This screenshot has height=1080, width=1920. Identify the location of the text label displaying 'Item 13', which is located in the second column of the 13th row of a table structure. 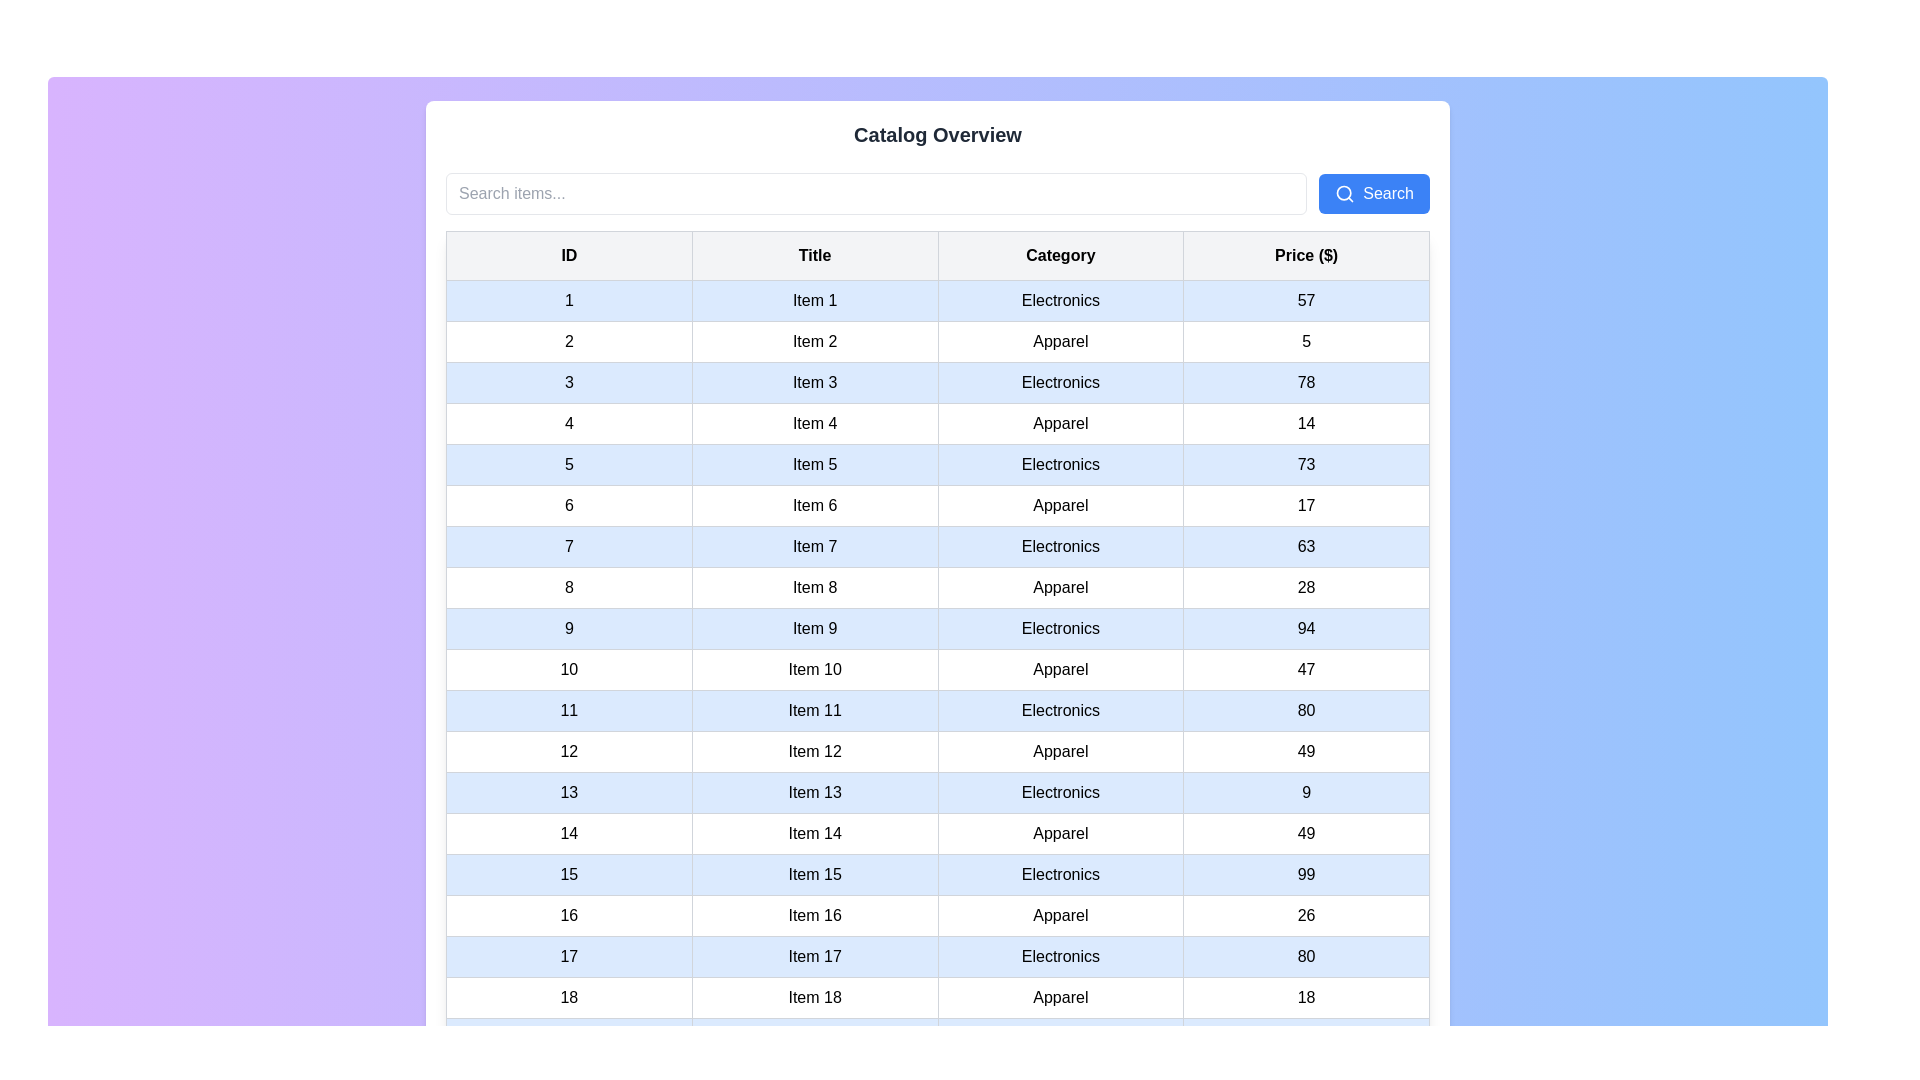
(815, 792).